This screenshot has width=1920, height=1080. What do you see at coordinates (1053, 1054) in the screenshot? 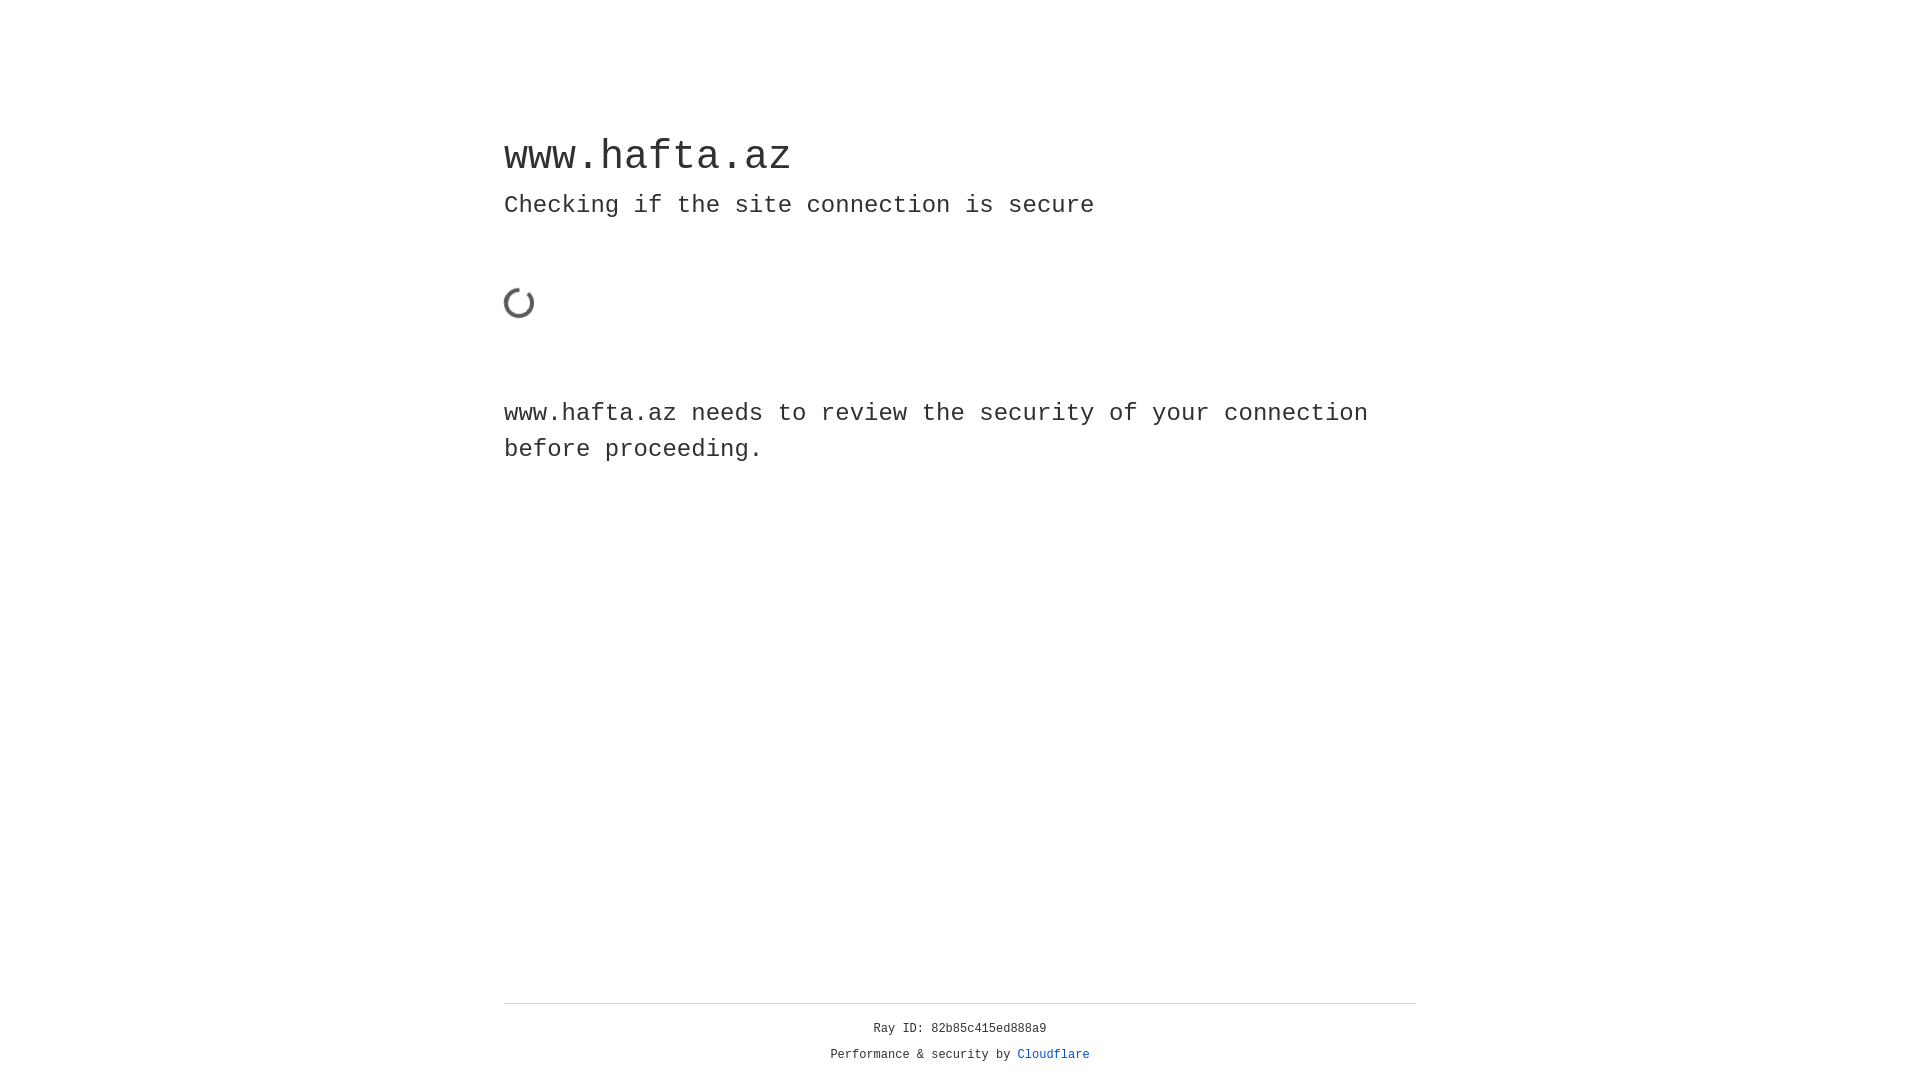
I see `'Cloudflare'` at bounding box center [1053, 1054].